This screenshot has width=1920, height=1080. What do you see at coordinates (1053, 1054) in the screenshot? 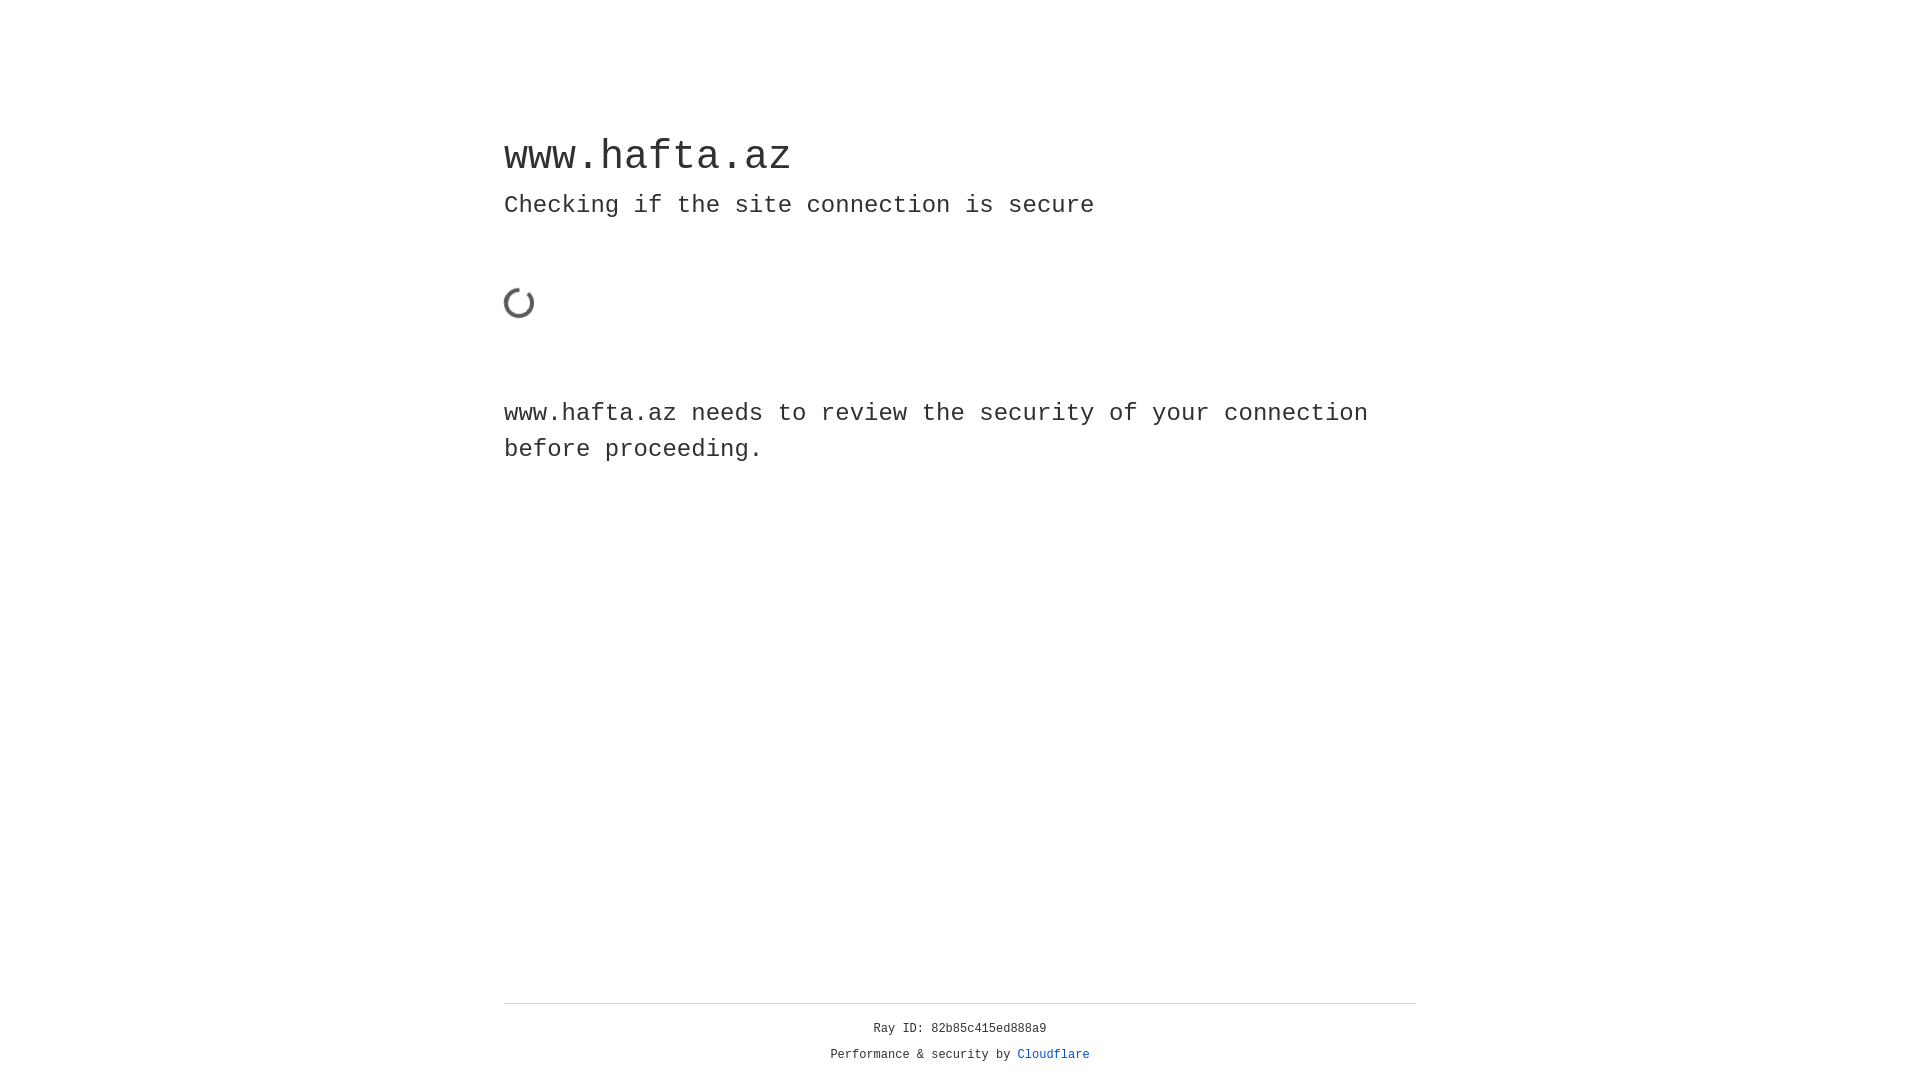
I see `'Cloudflare'` at bounding box center [1053, 1054].